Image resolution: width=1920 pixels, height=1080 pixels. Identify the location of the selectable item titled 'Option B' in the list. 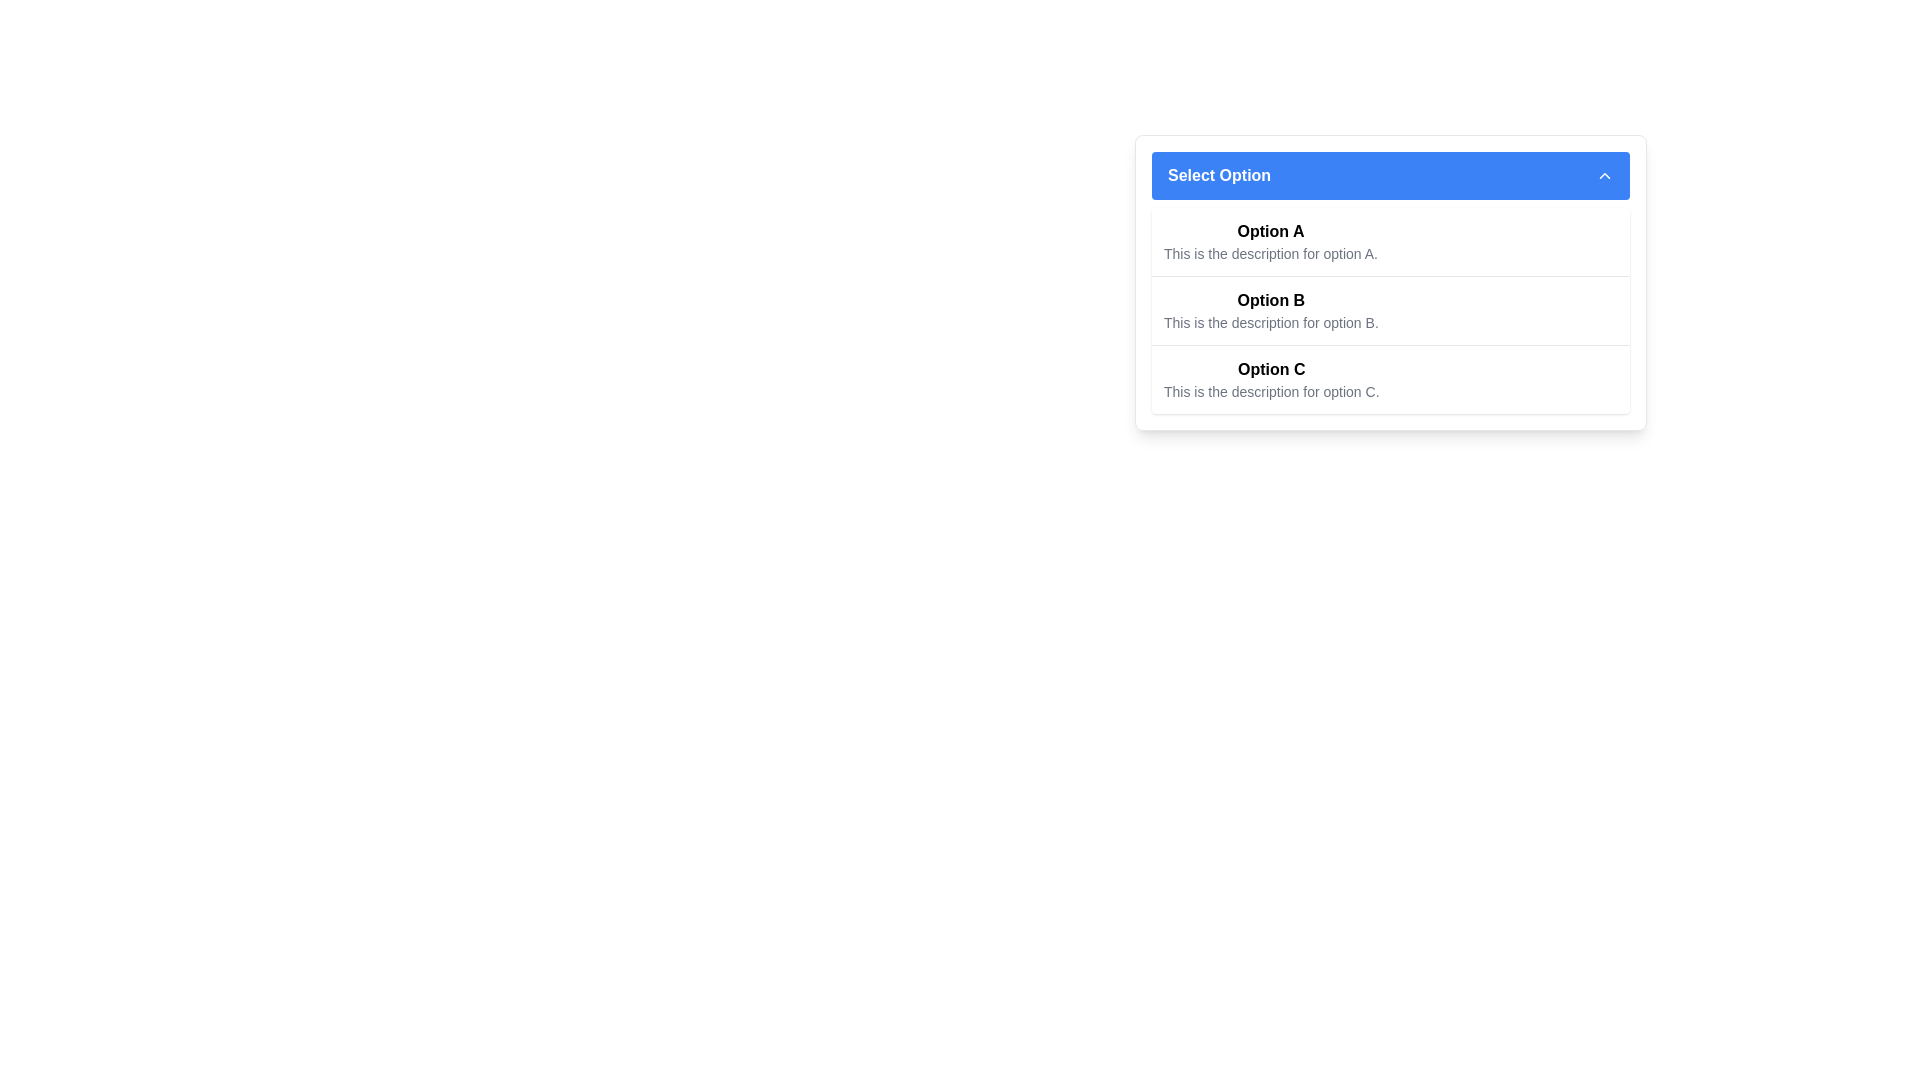
(1270, 311).